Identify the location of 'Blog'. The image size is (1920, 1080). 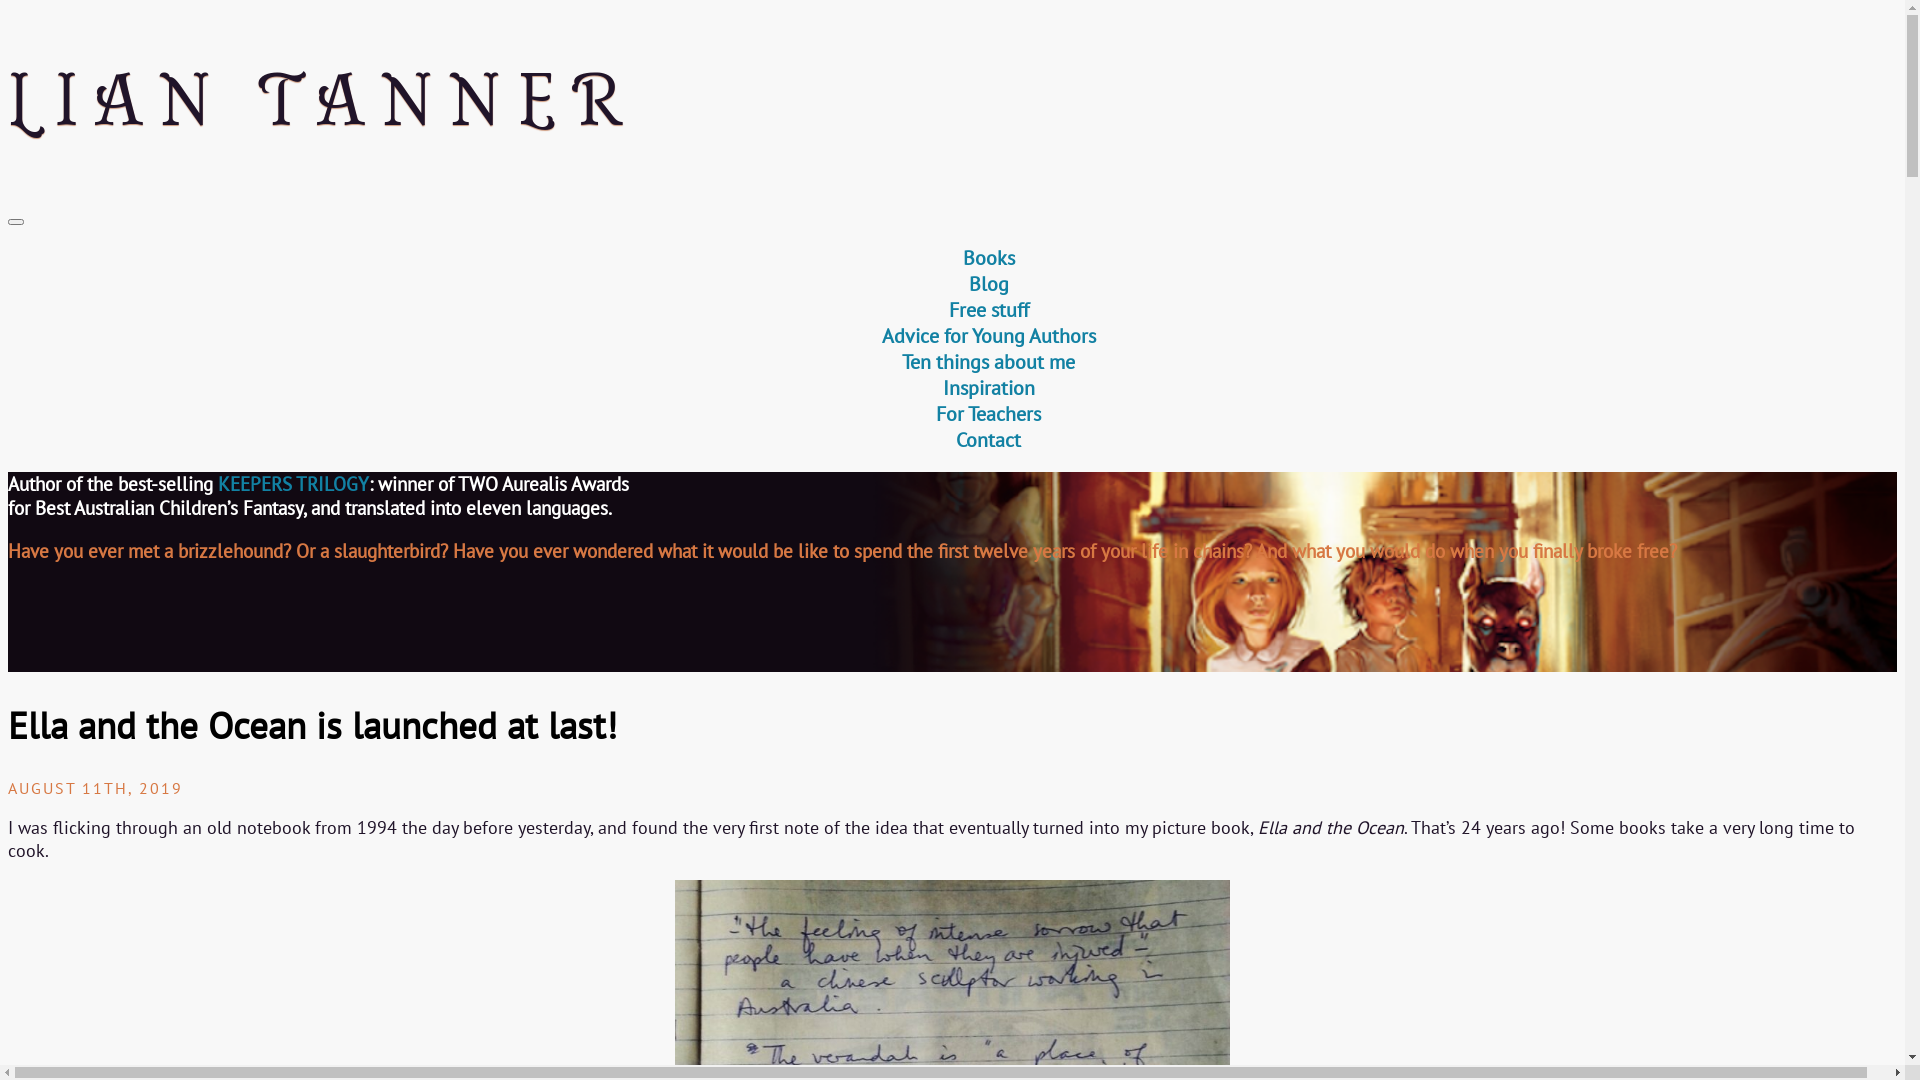
(988, 284).